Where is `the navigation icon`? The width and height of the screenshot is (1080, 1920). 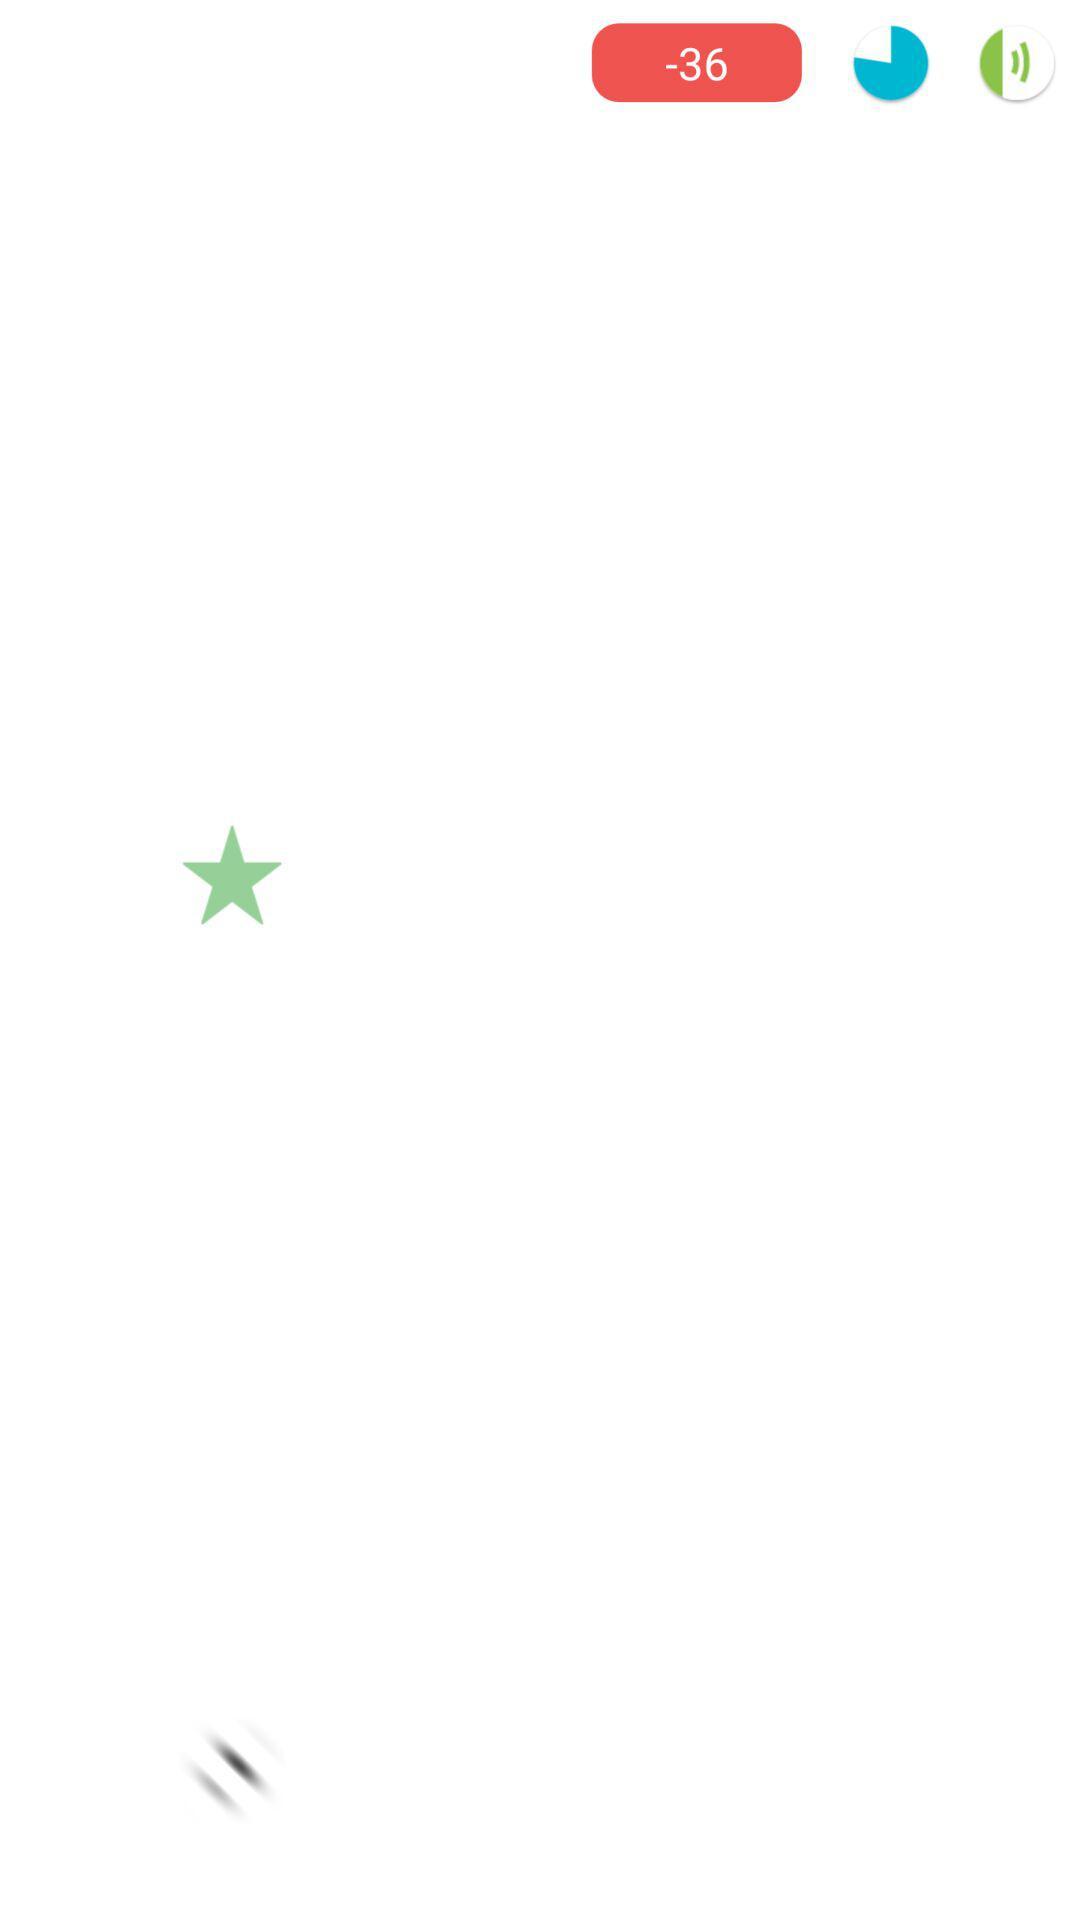
the navigation icon is located at coordinates (231, 1770).